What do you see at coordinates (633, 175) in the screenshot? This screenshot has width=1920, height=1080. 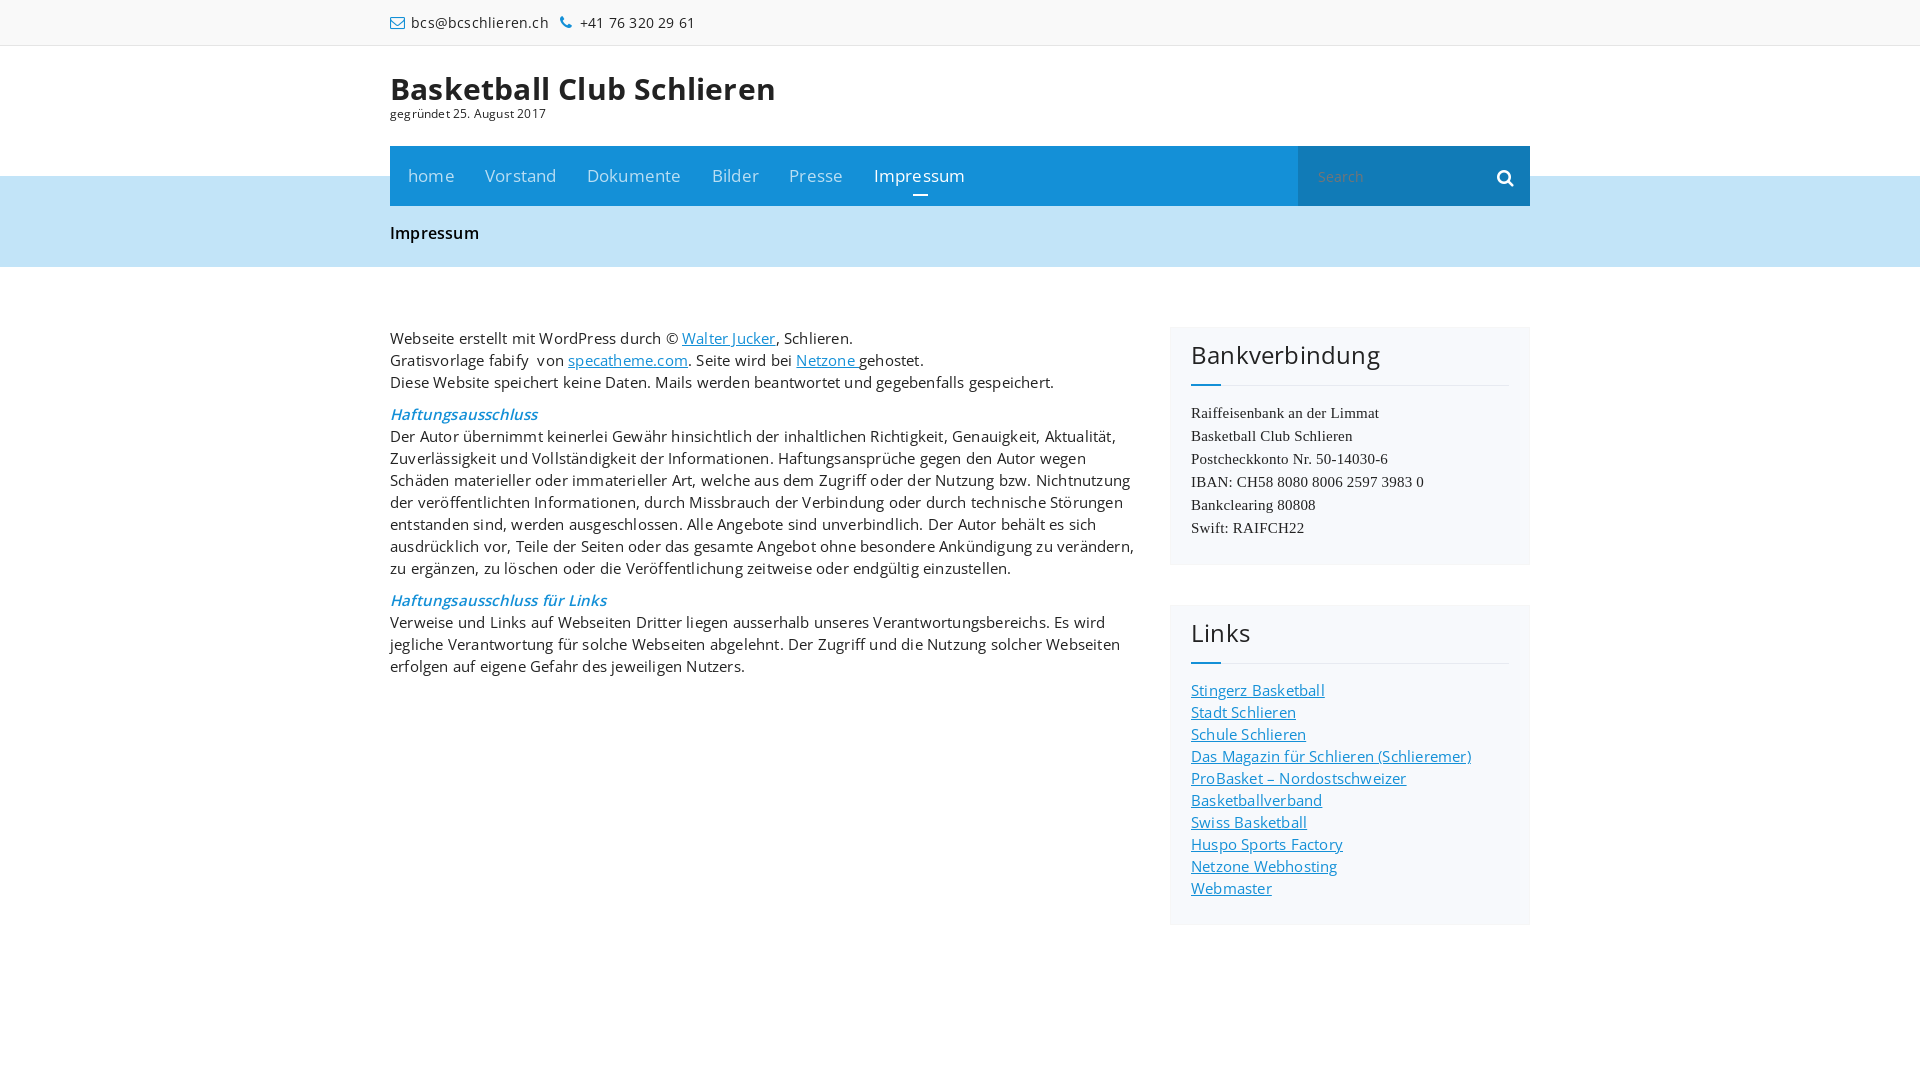 I see `'Dokumente'` at bounding box center [633, 175].